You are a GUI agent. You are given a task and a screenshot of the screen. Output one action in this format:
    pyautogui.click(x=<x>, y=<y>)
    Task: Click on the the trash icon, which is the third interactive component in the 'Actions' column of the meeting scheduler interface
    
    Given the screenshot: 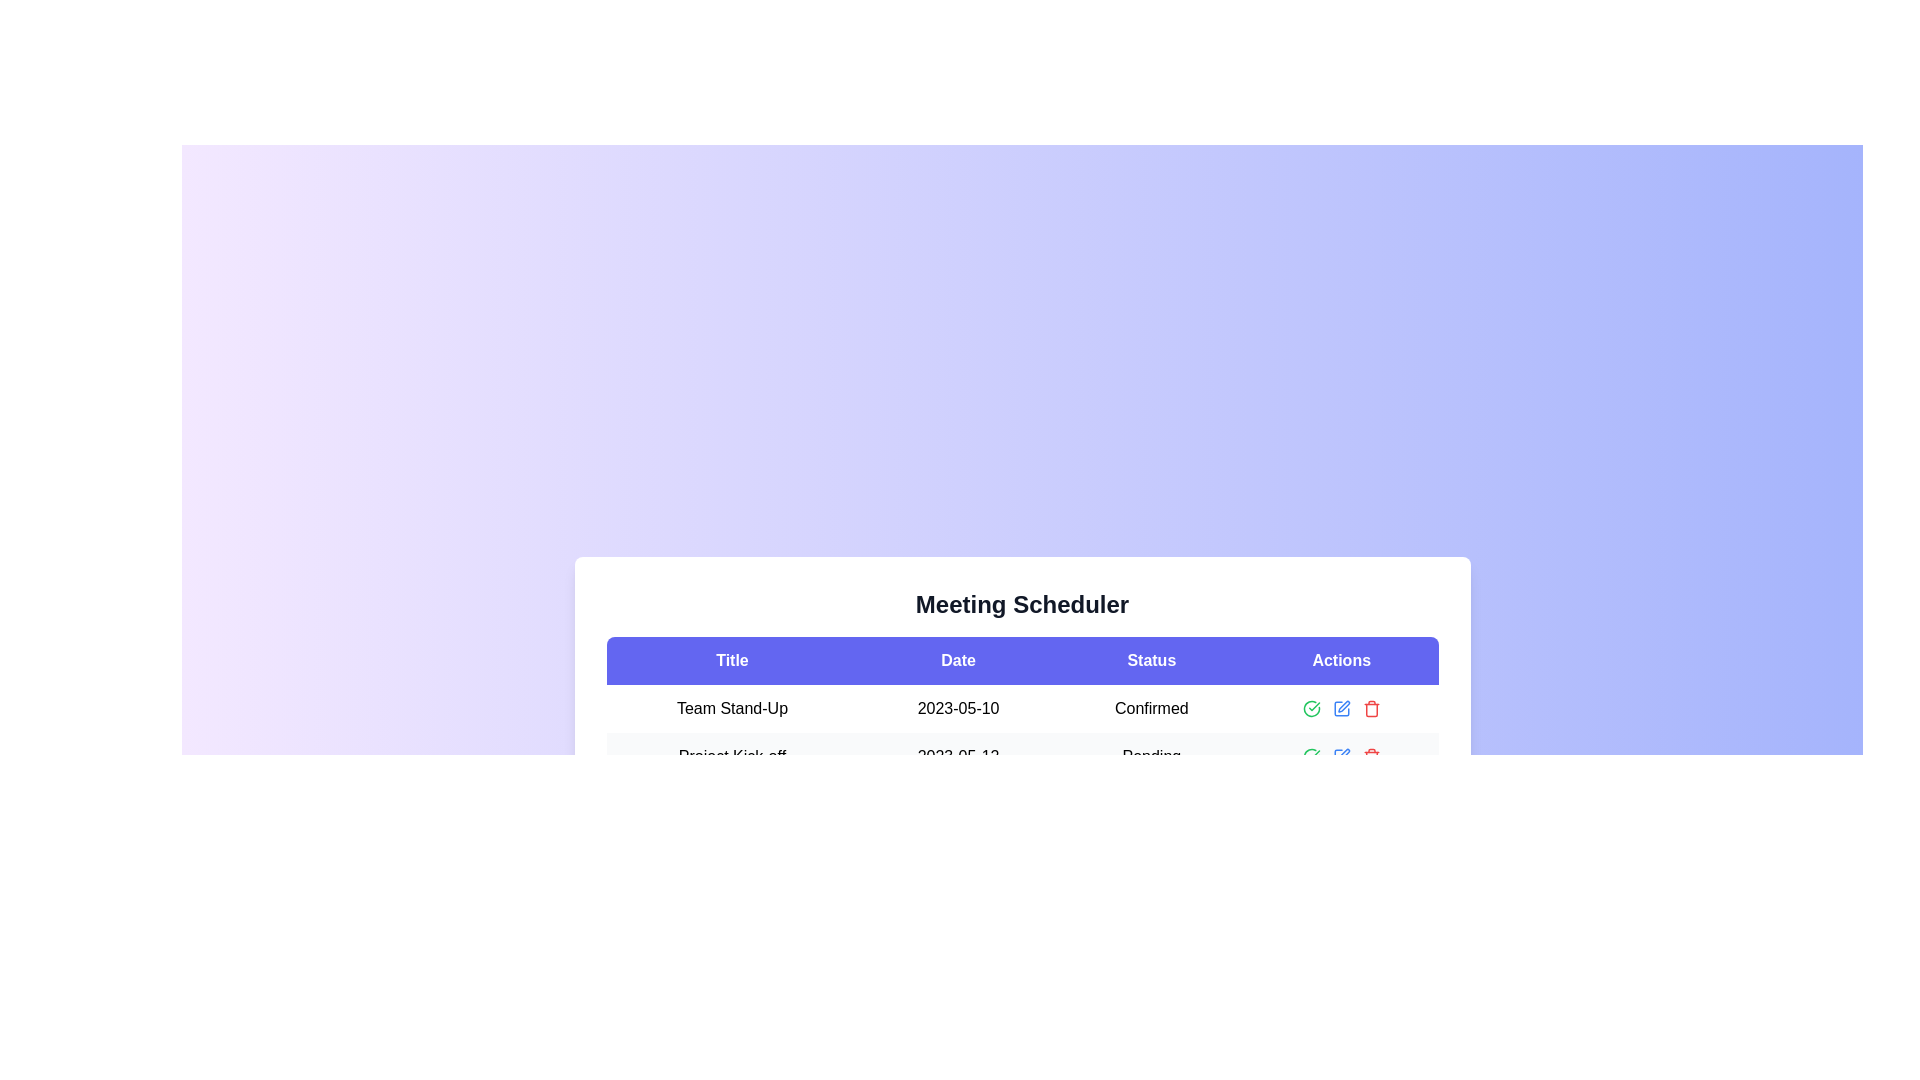 What is the action you would take?
    pyautogui.click(x=1370, y=708)
    